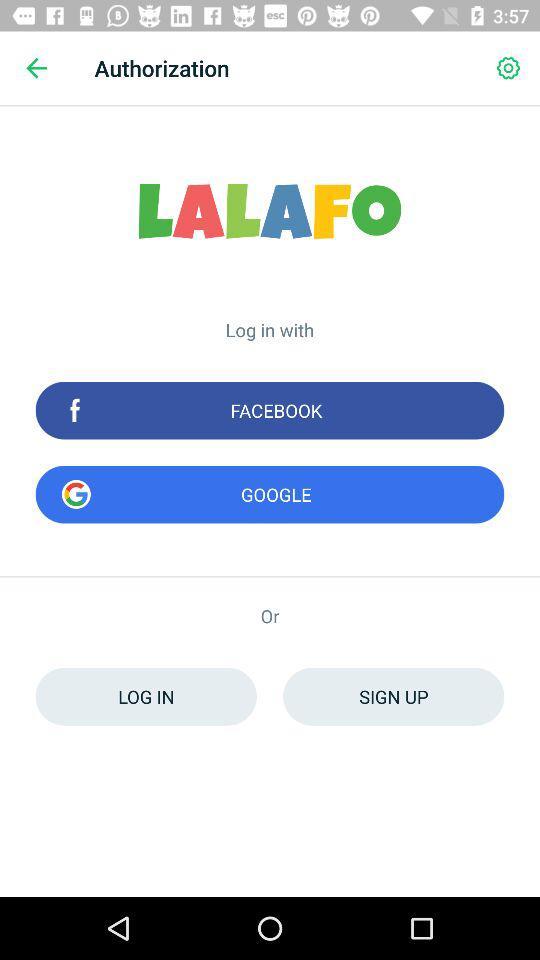  I want to click on the item to the left of authorization icon, so click(36, 68).